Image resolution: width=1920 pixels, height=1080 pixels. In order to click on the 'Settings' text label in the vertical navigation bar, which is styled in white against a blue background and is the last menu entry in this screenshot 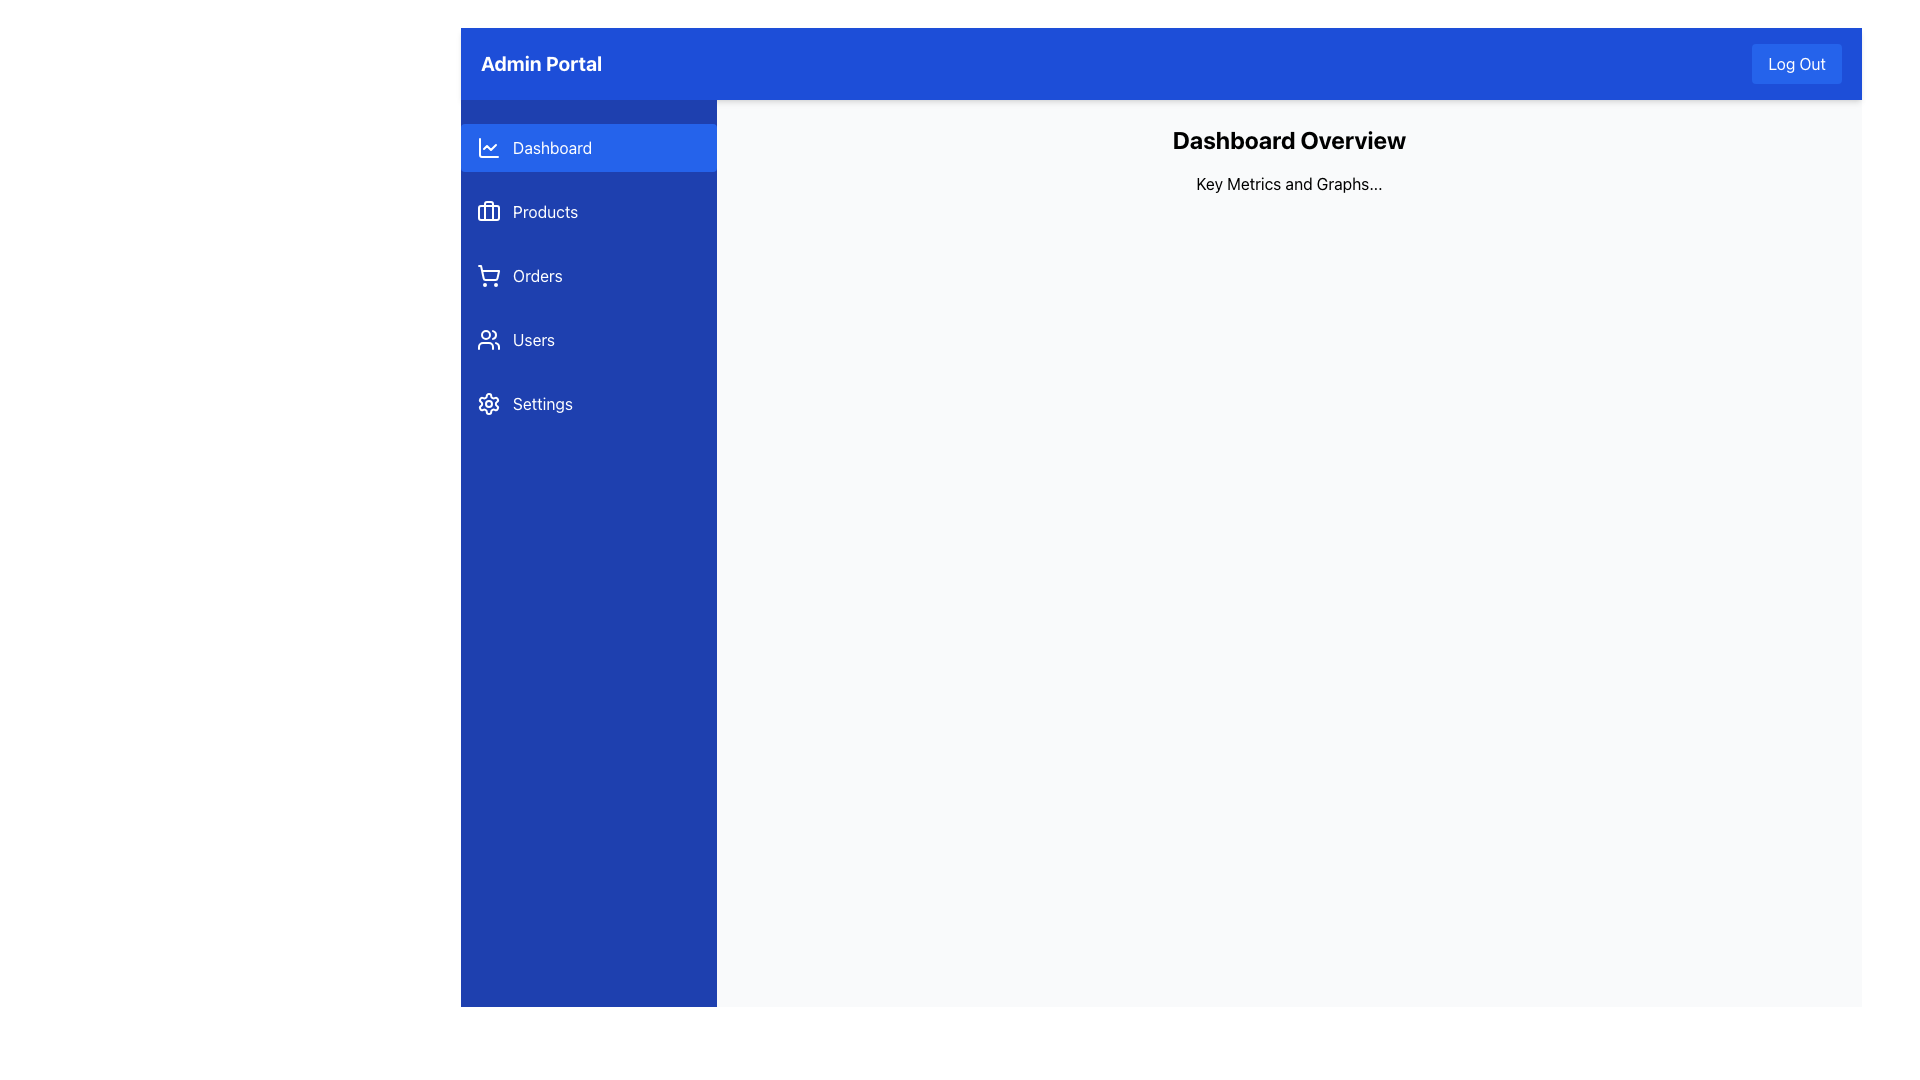, I will do `click(542, 404)`.